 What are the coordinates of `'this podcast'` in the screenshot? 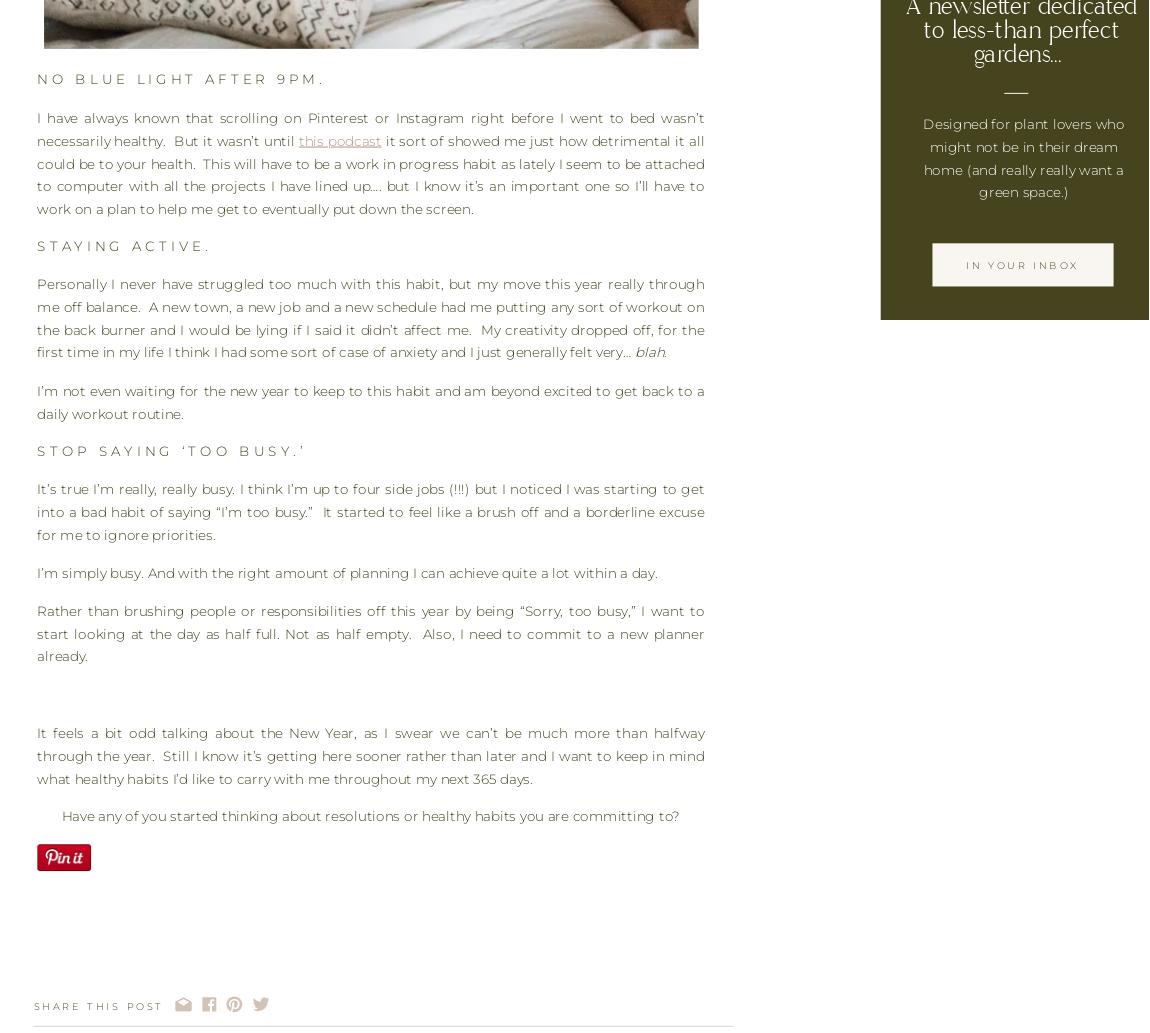 It's located at (339, 140).